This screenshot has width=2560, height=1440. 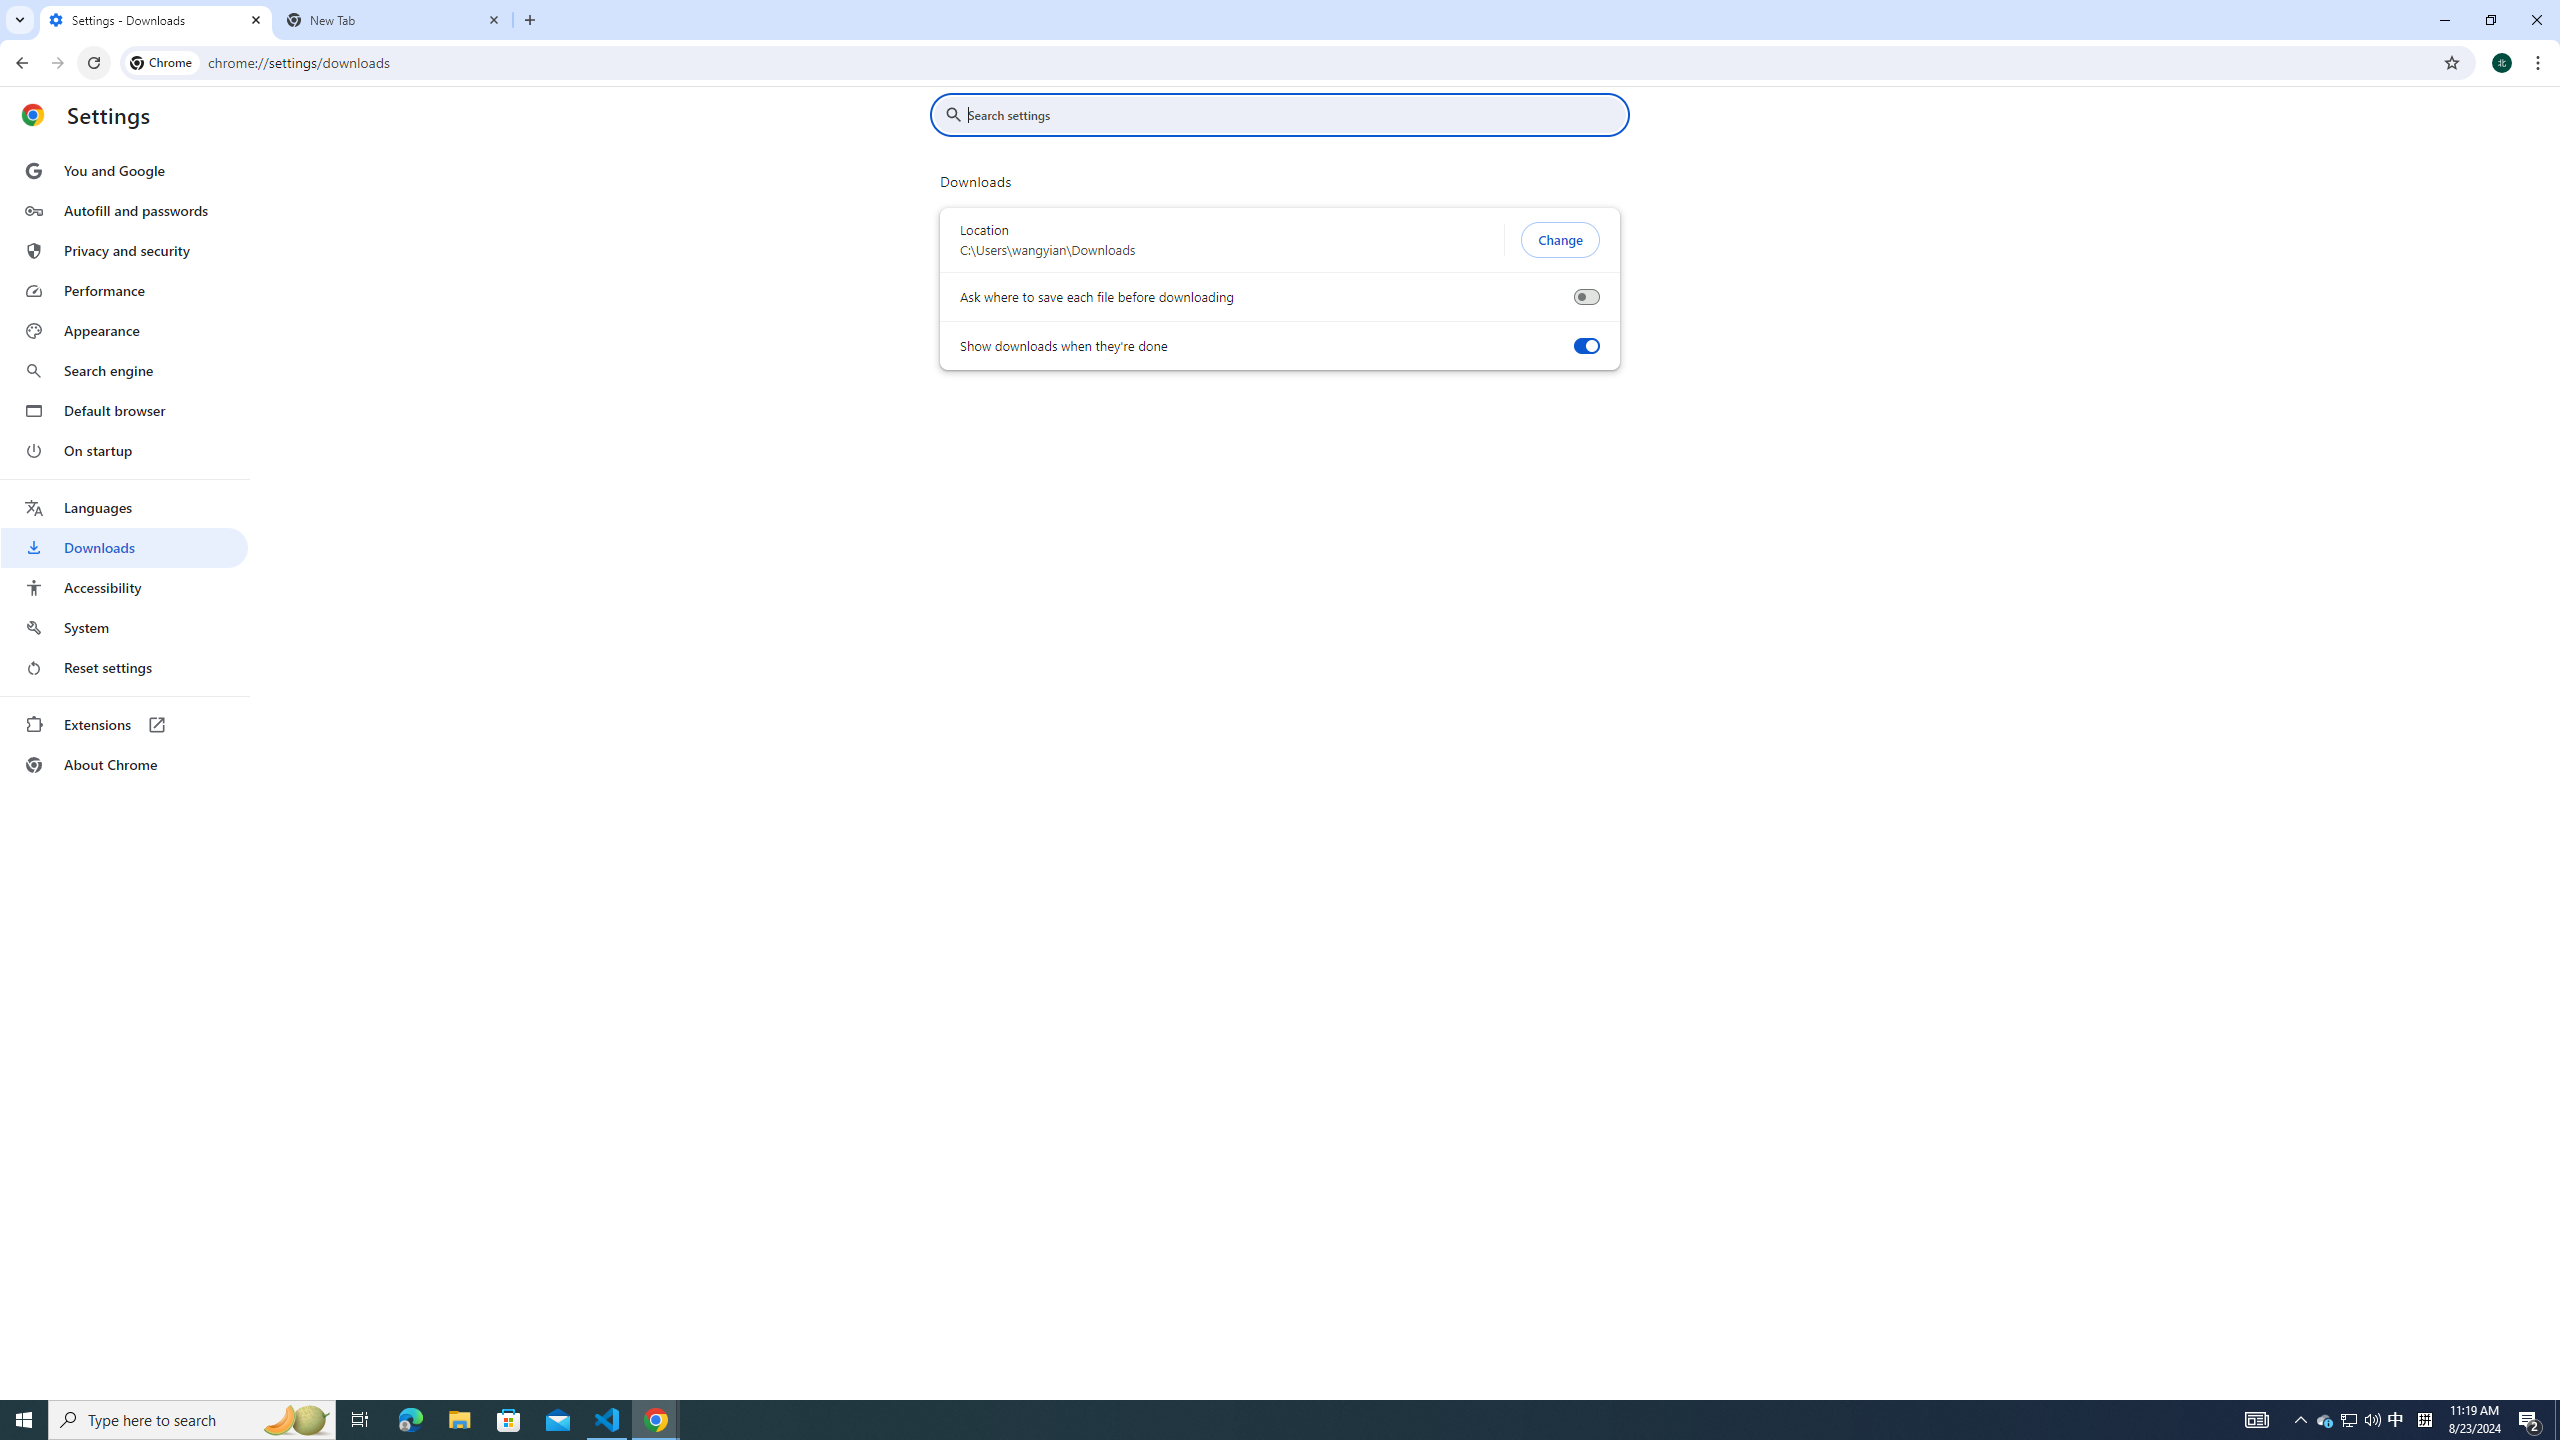 I want to click on 'Search engine', so click(x=123, y=371).